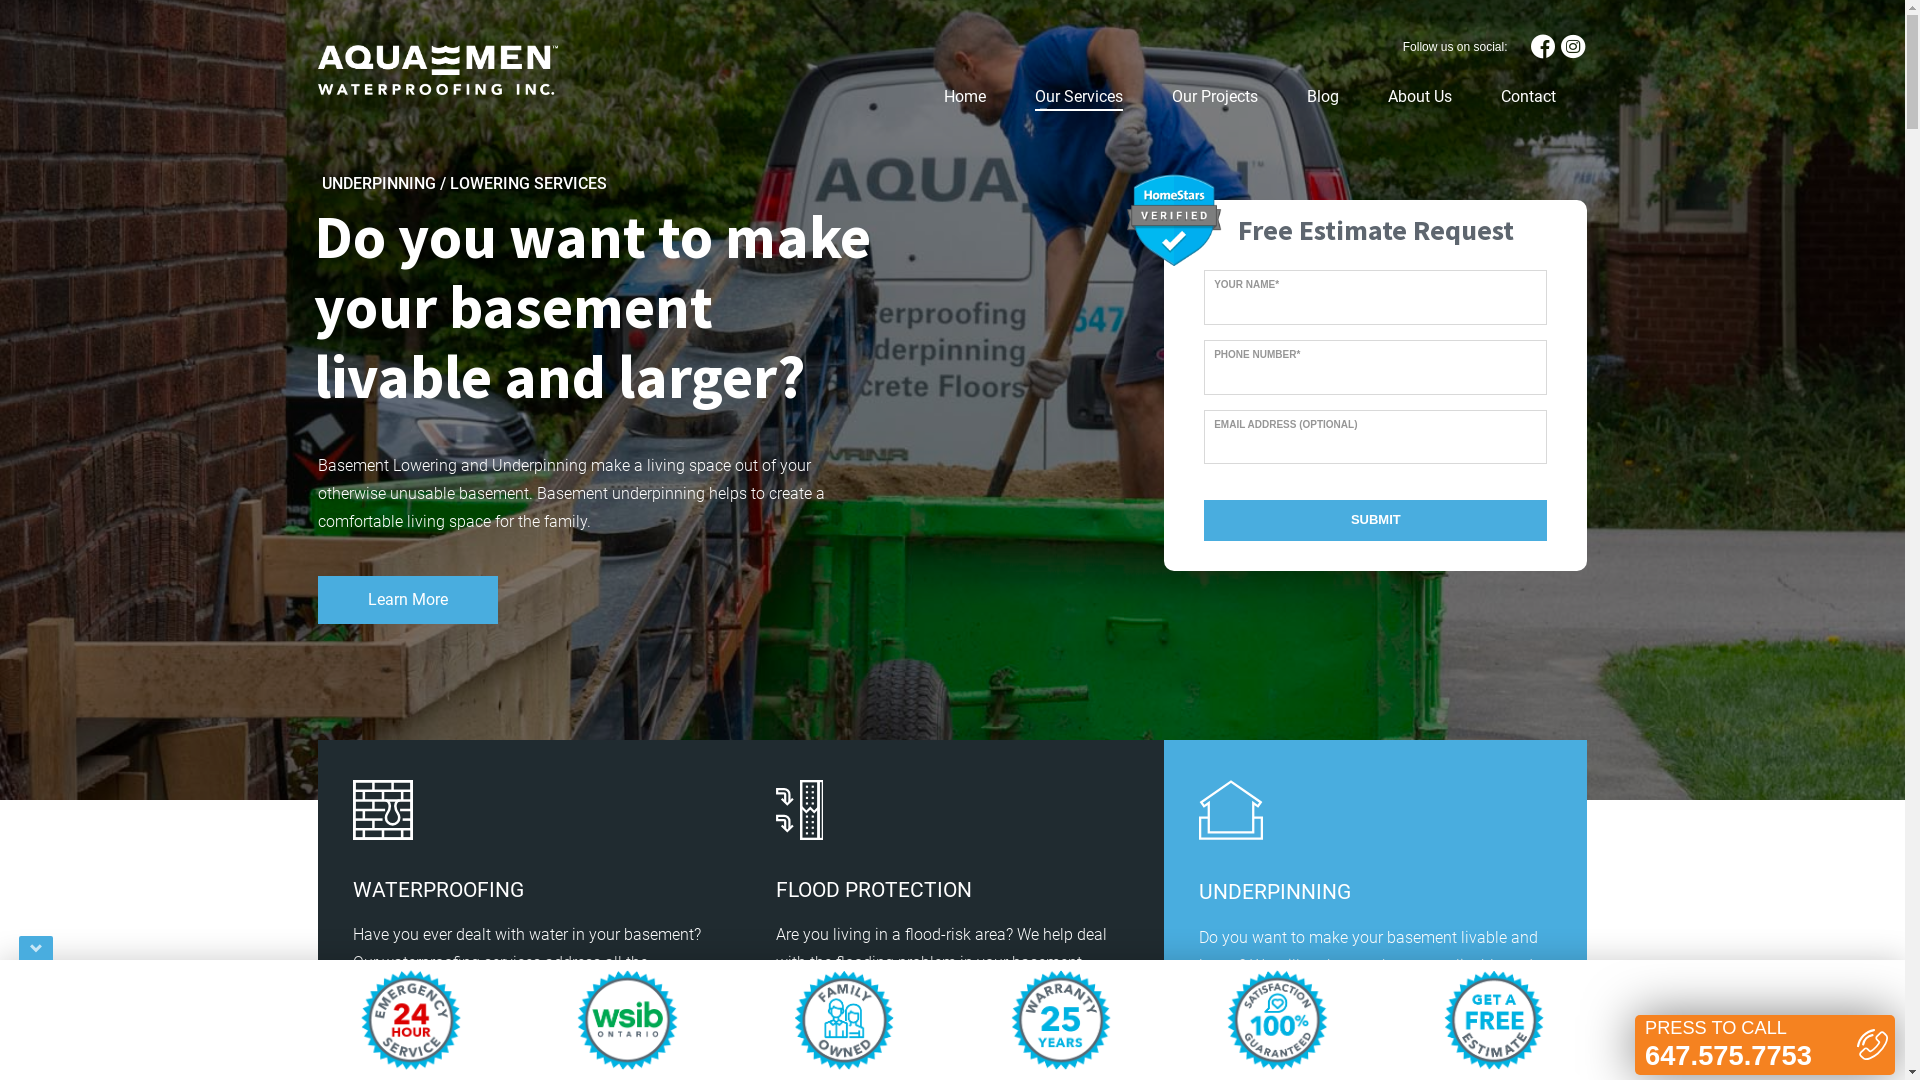 The height and width of the screenshot is (1080, 1920). Describe the element at coordinates (407, 599) in the screenshot. I see `'Learn More'` at that location.